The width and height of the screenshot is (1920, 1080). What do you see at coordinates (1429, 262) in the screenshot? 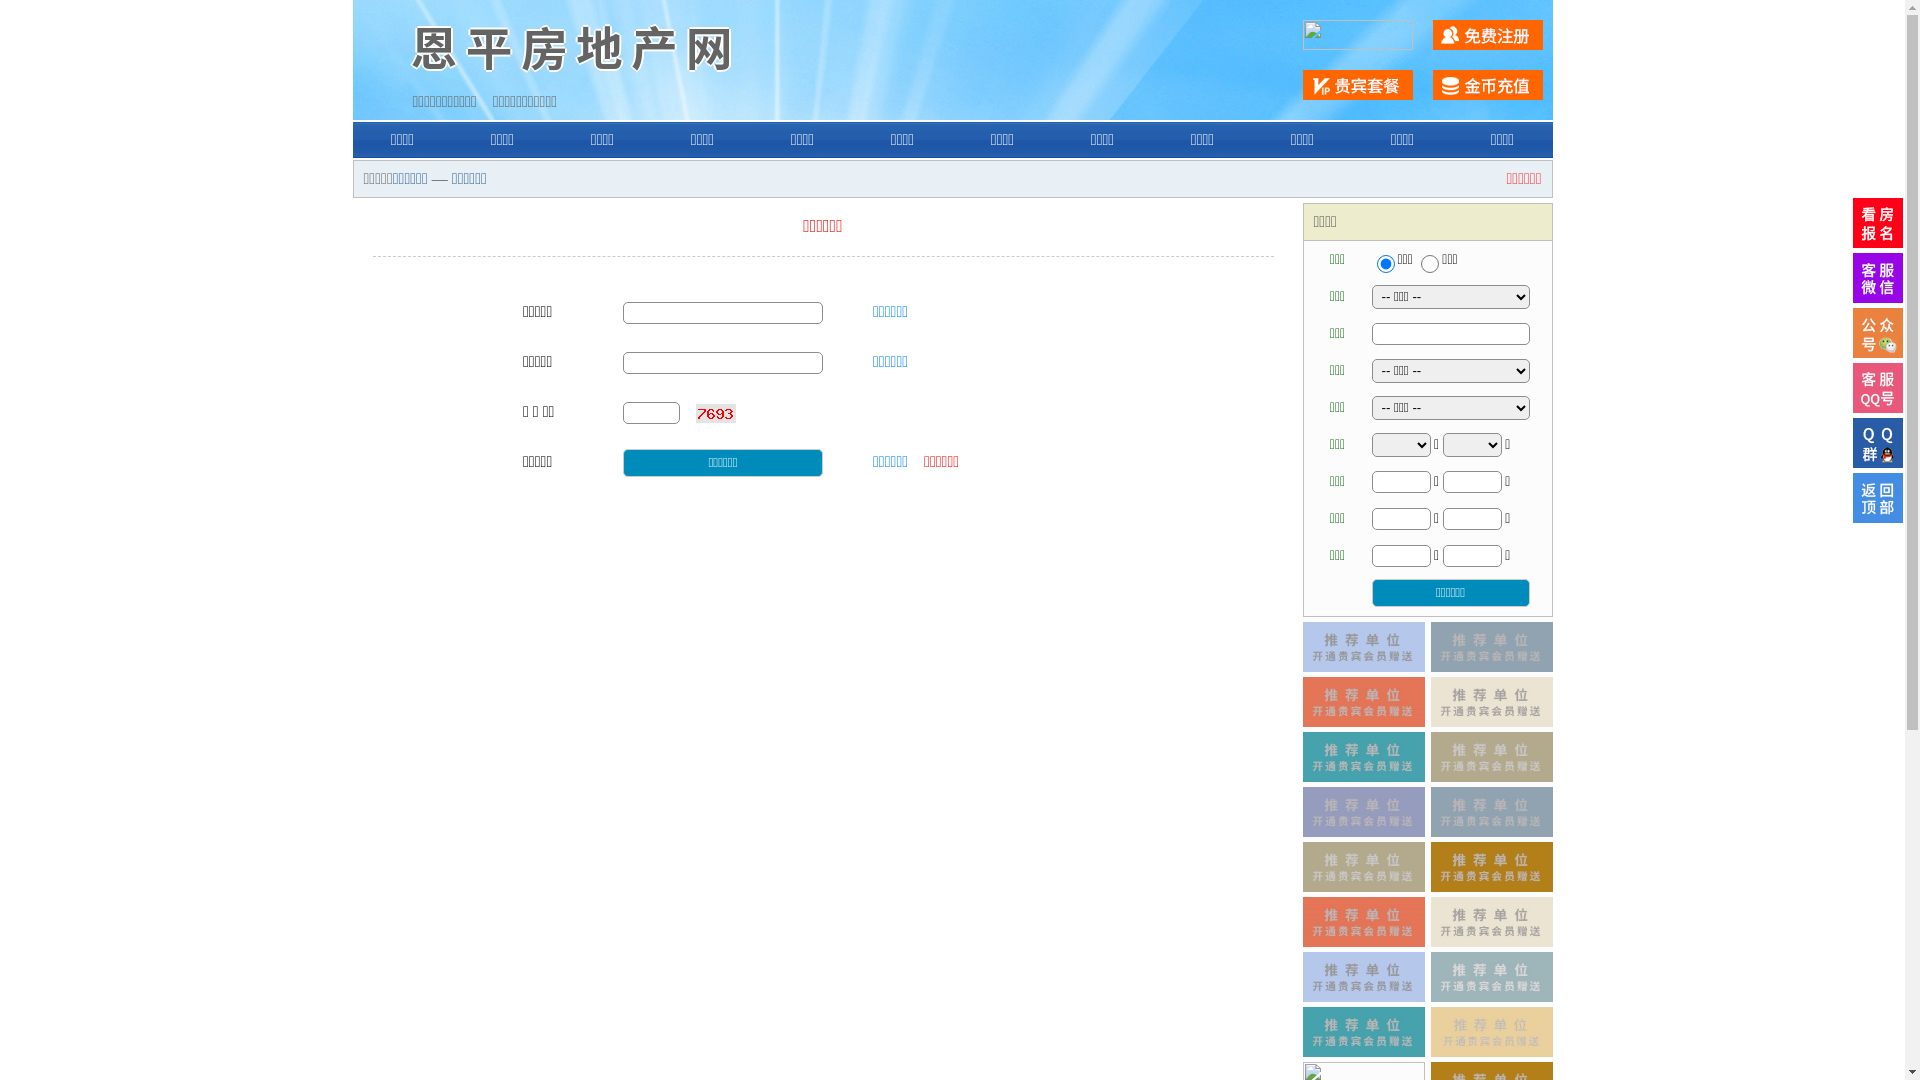
I see `'chuzu'` at bounding box center [1429, 262].